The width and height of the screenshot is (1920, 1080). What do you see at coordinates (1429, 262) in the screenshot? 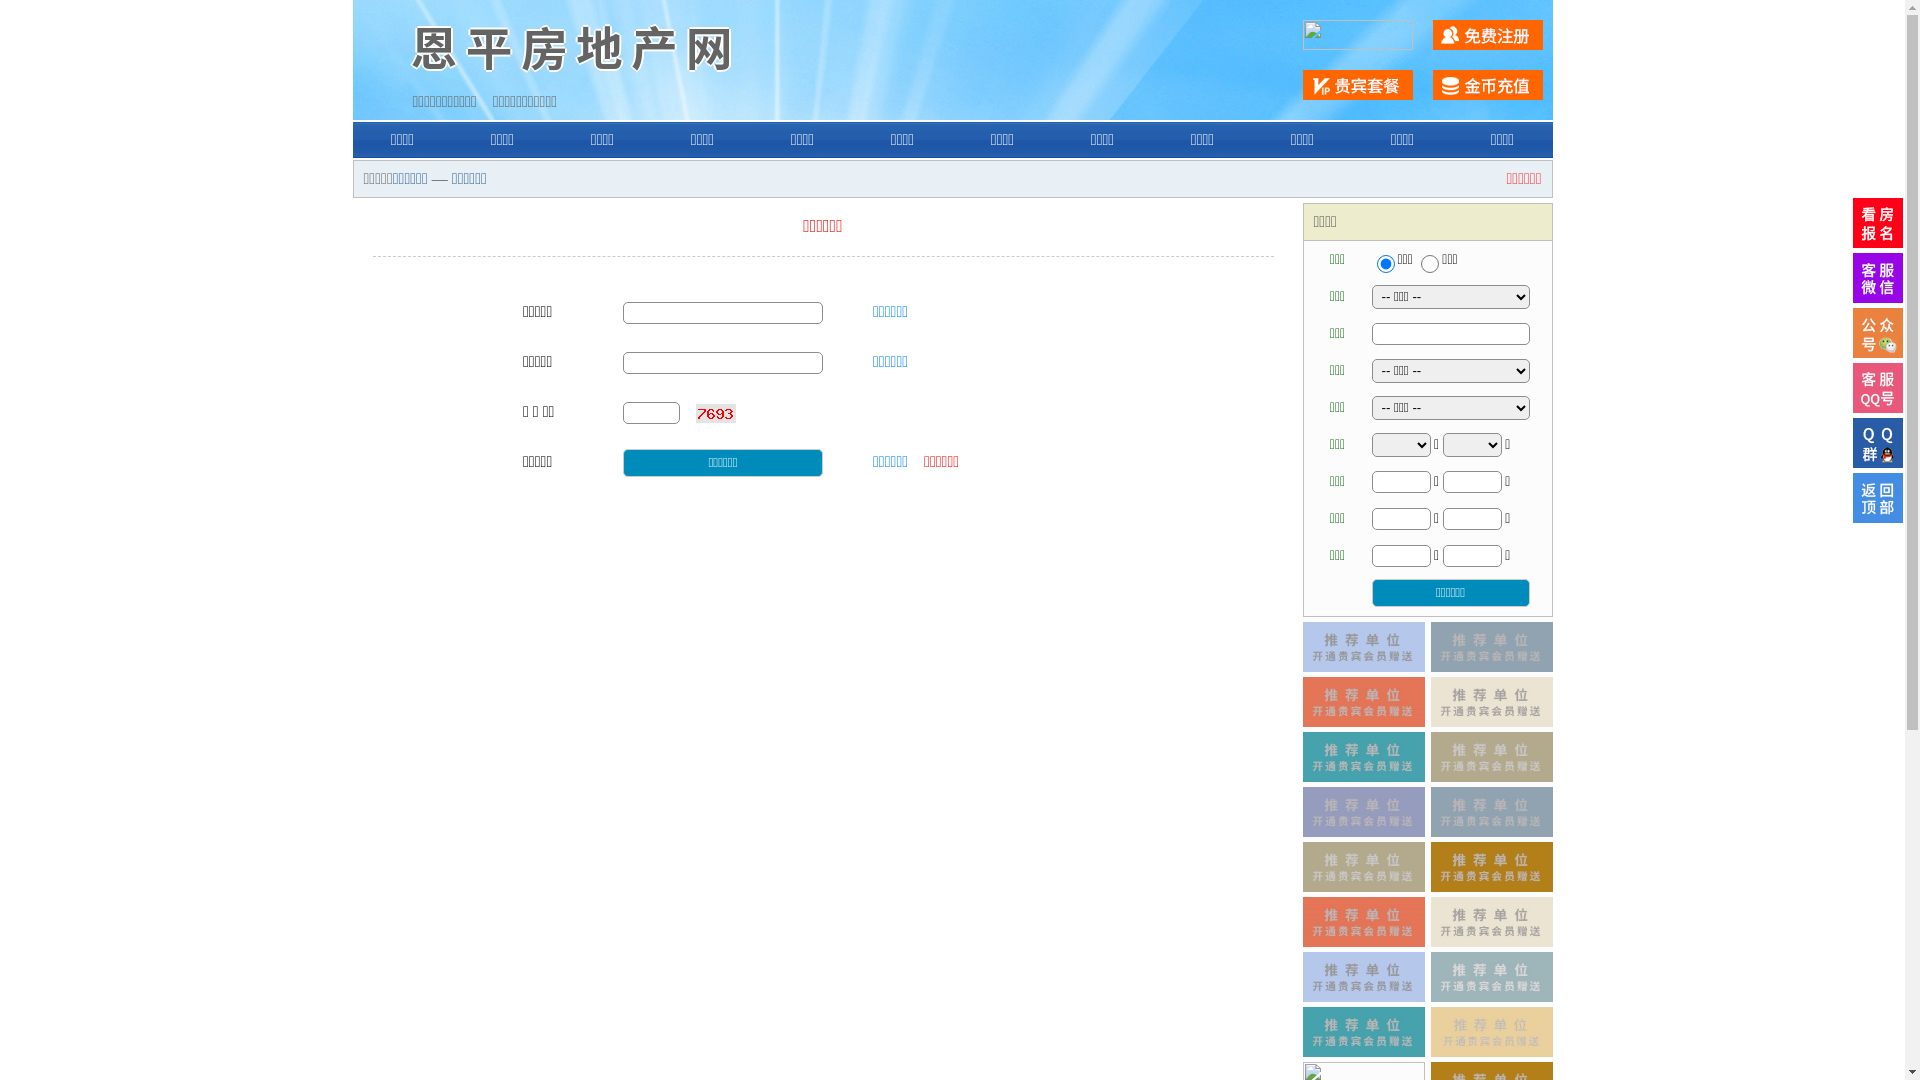
I see `'chuzu'` at bounding box center [1429, 262].